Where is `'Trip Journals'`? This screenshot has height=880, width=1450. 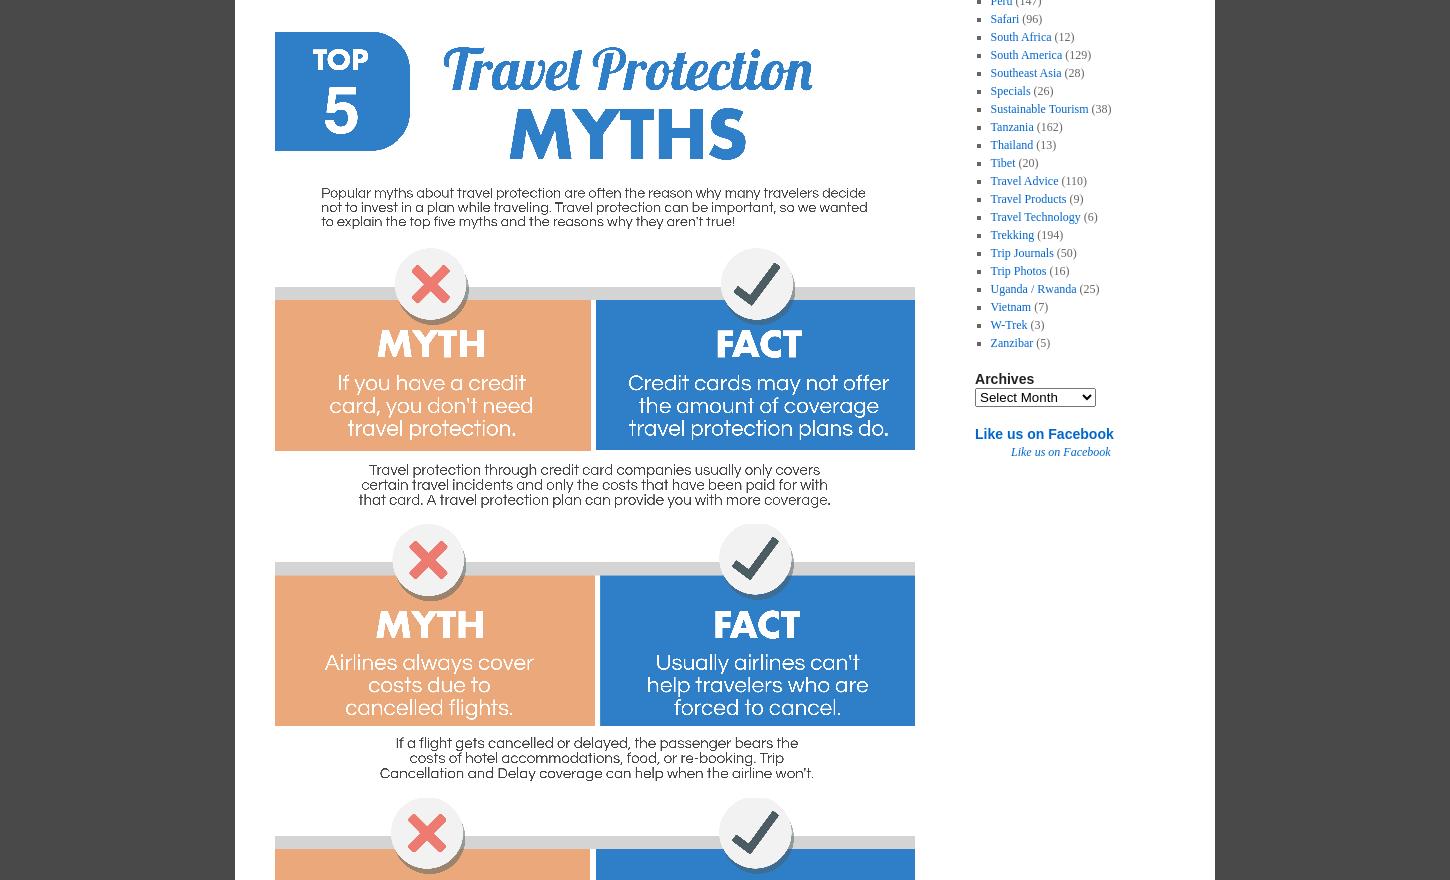 'Trip Journals' is located at coordinates (1021, 251).